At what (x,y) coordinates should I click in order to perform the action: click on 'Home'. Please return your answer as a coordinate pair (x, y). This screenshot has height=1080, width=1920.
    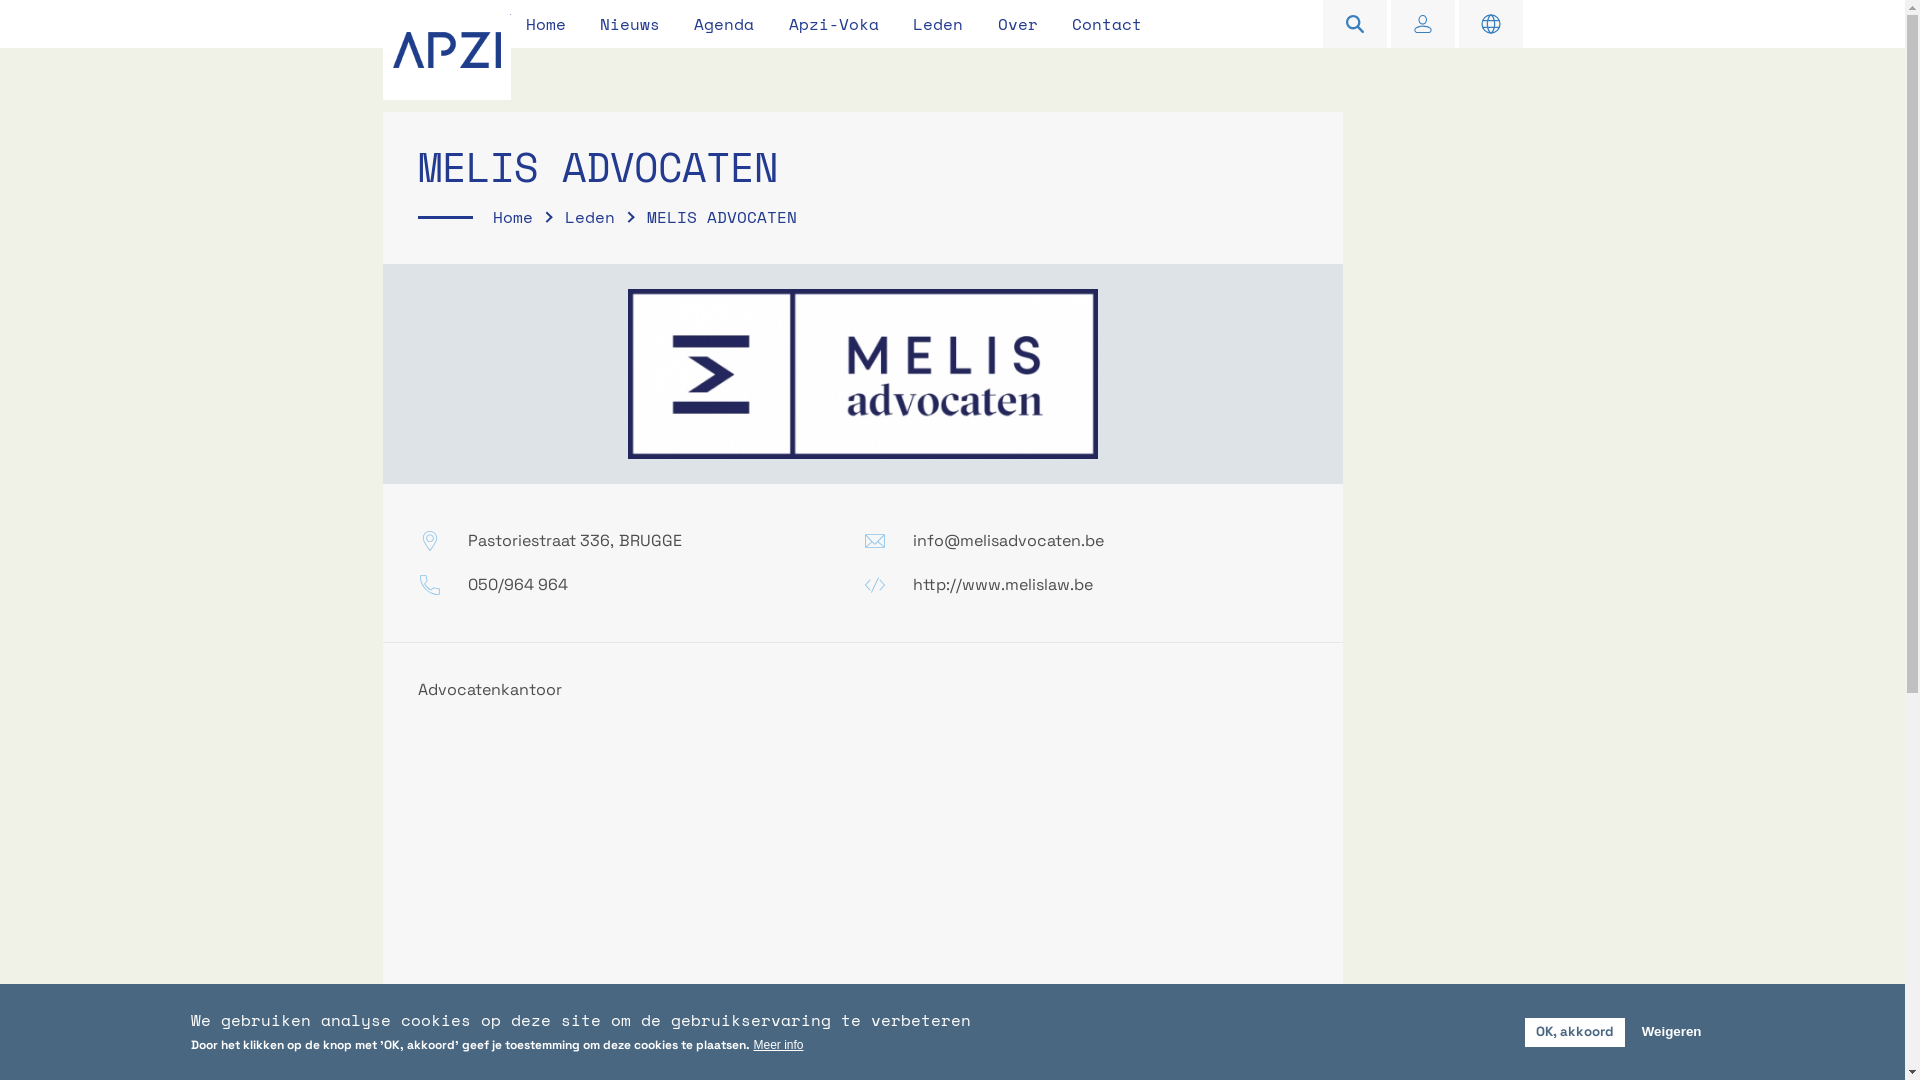
    Looking at the image, I should click on (512, 216).